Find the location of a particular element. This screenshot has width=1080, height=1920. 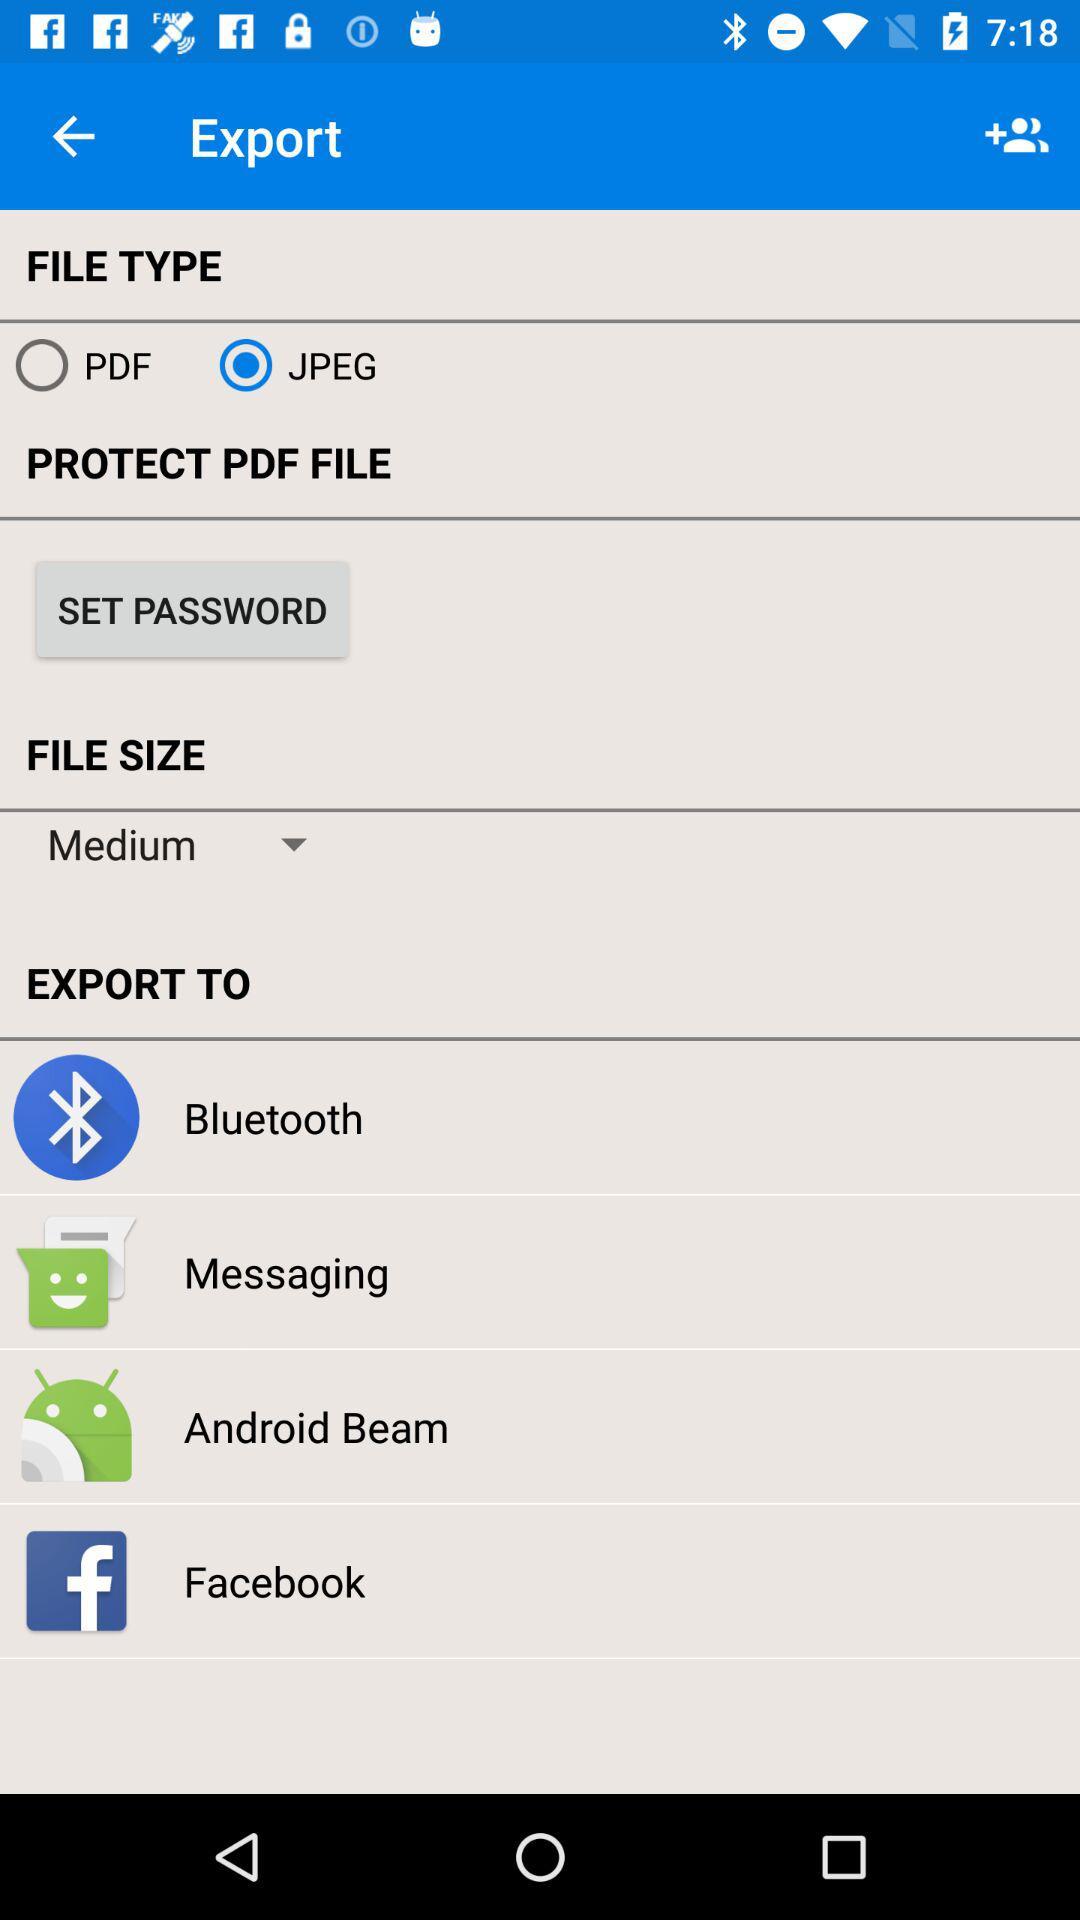

the icon to the right of export item is located at coordinates (1017, 135).